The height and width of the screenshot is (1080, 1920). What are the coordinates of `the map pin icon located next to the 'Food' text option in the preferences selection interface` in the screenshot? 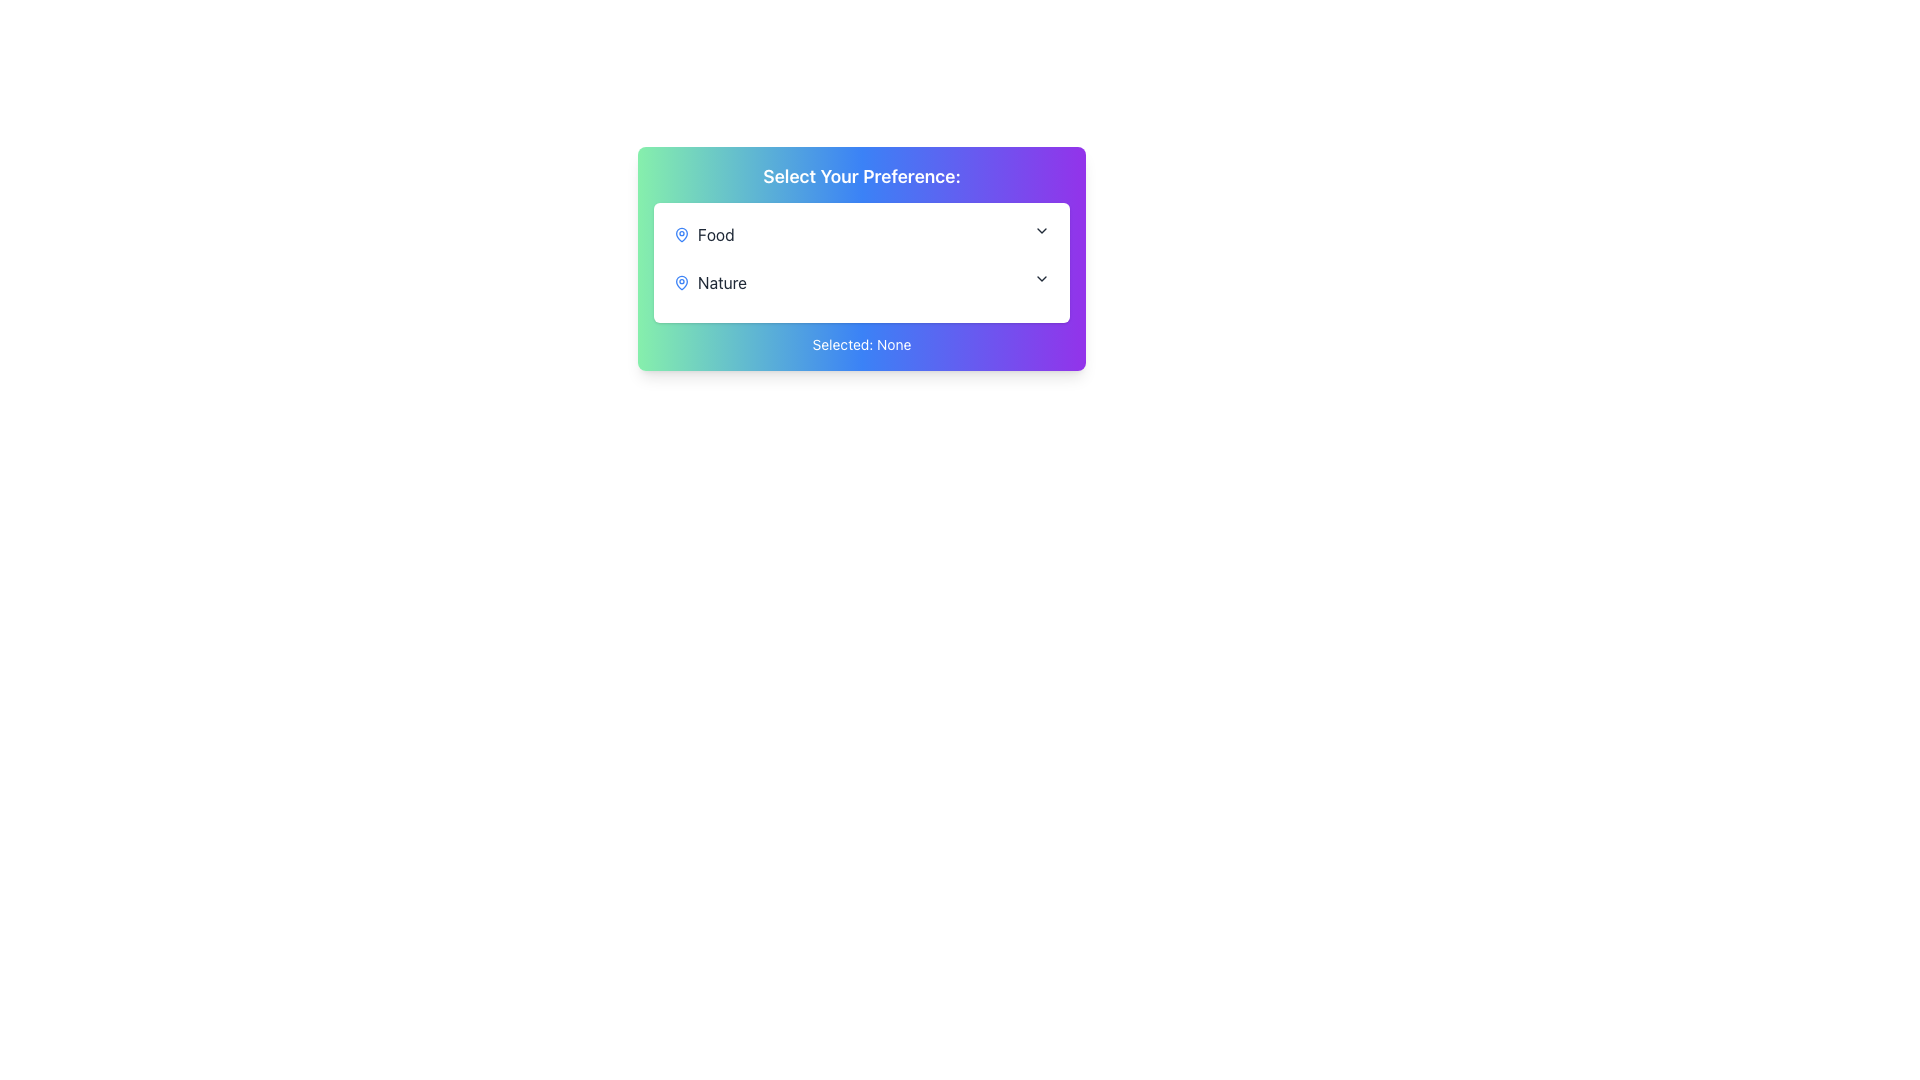 It's located at (681, 233).